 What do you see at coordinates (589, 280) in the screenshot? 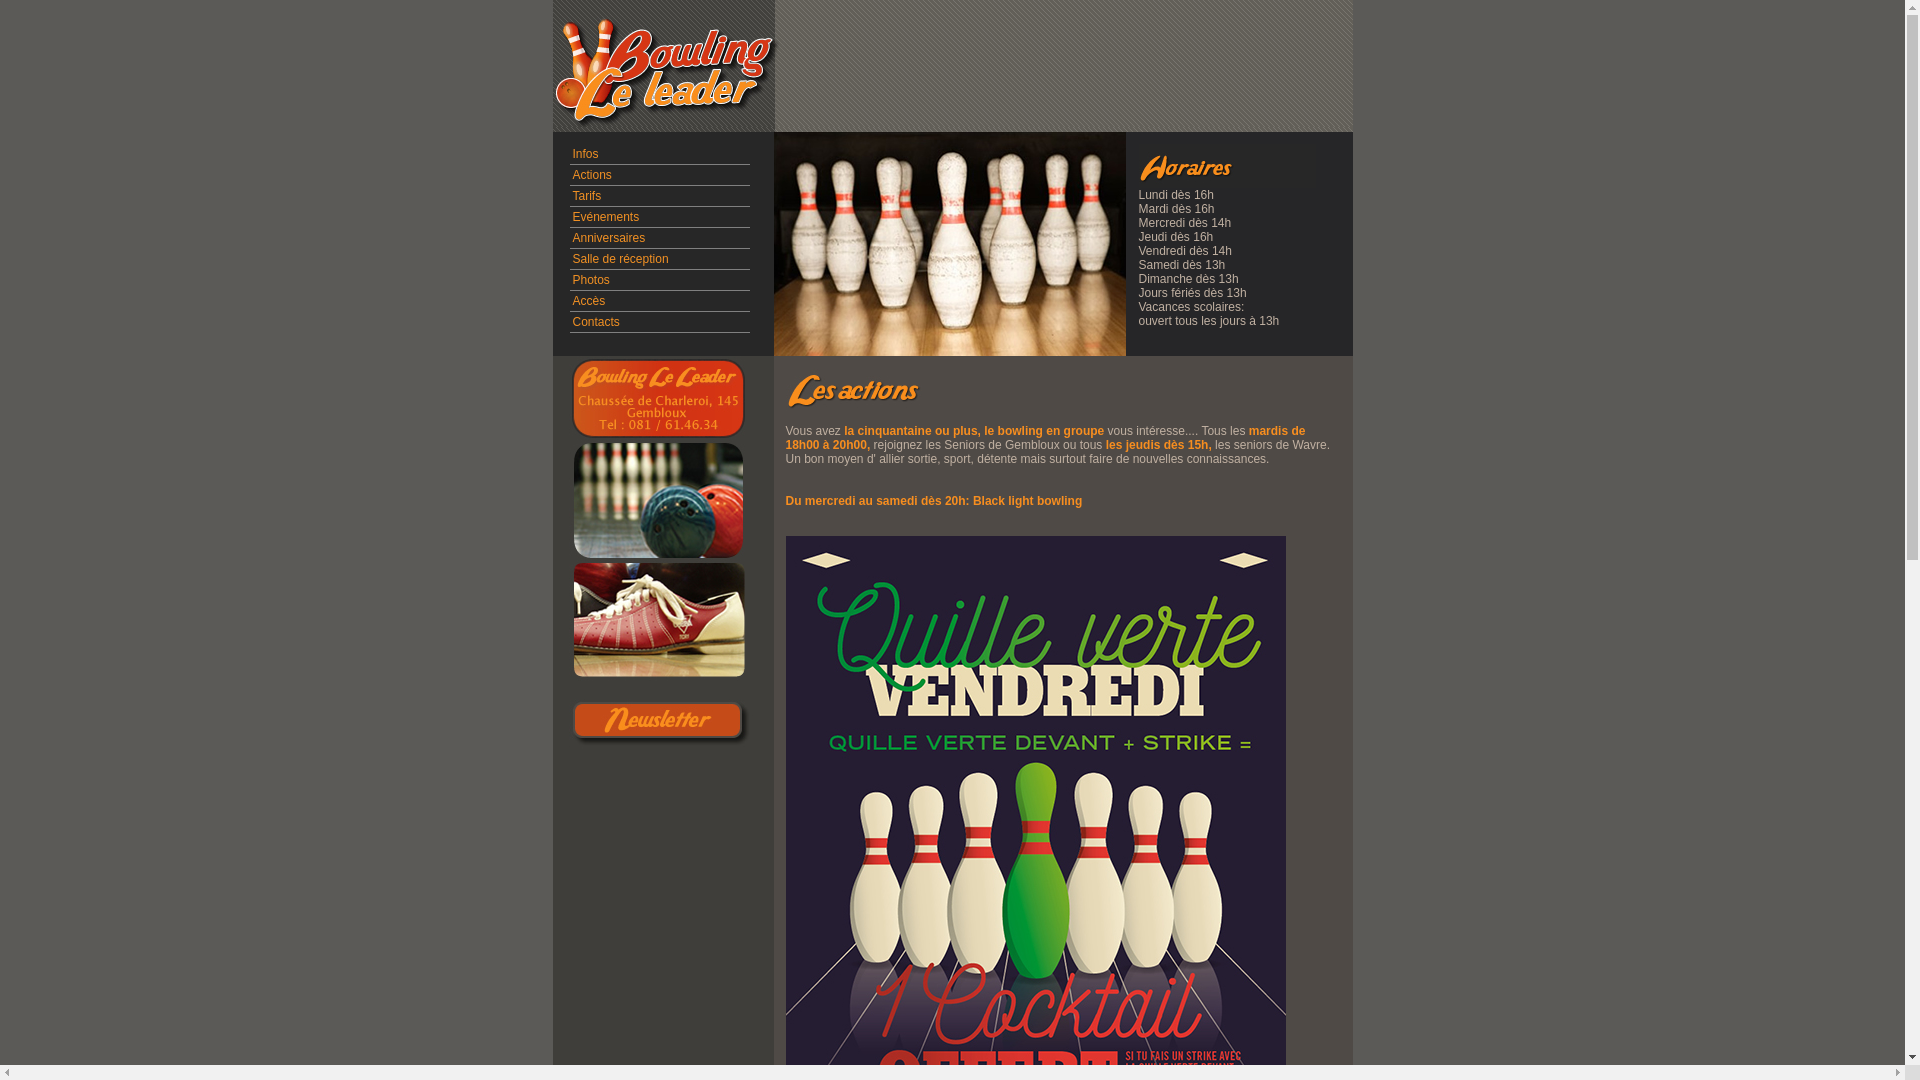
I see `'Photos'` at bounding box center [589, 280].